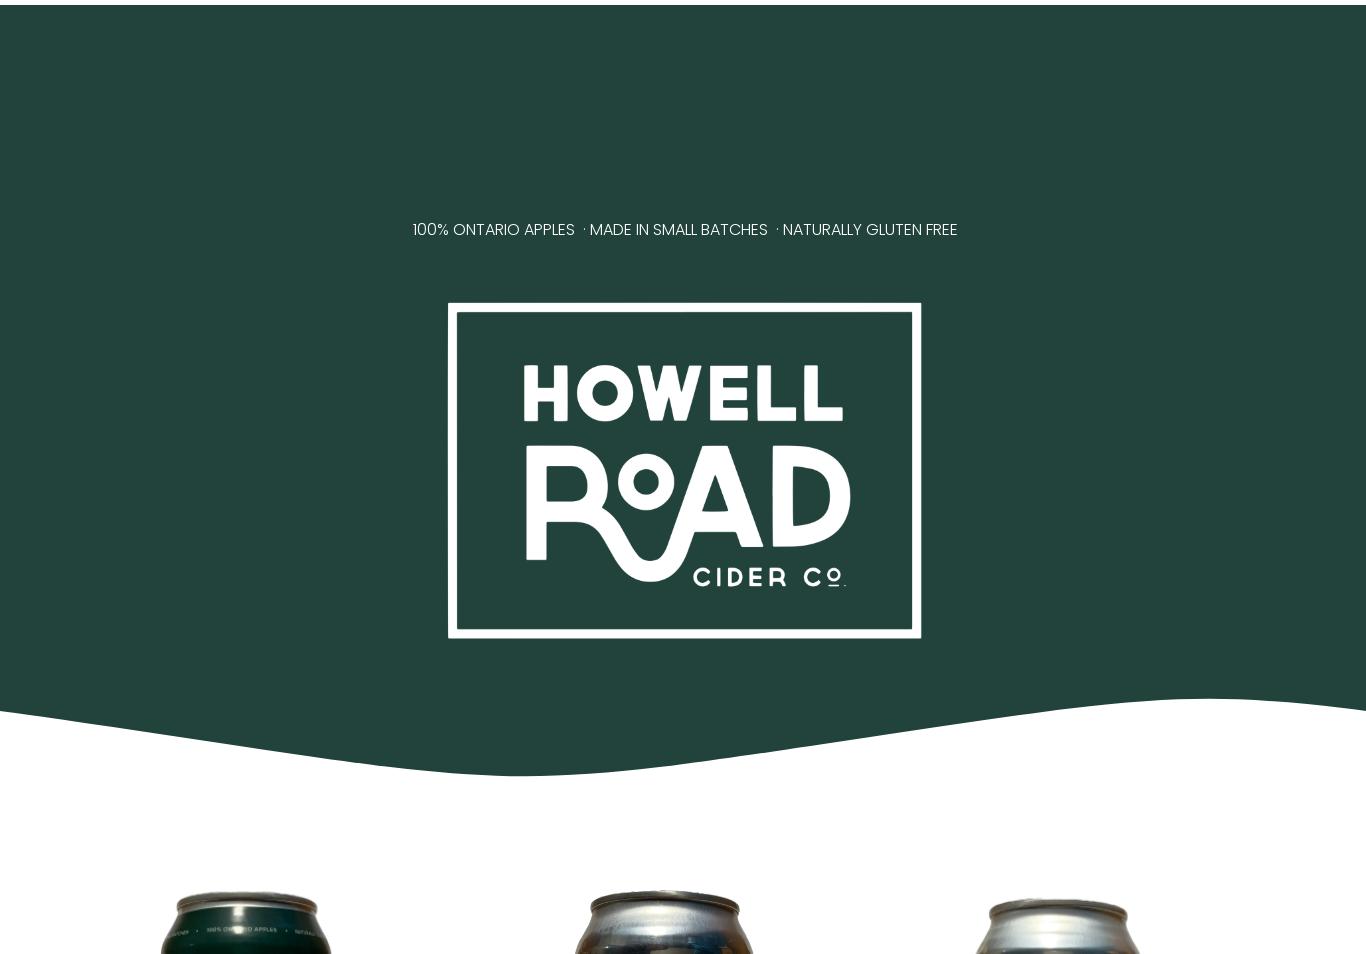  I want to click on 'Plan an Event', so click(831, 119).